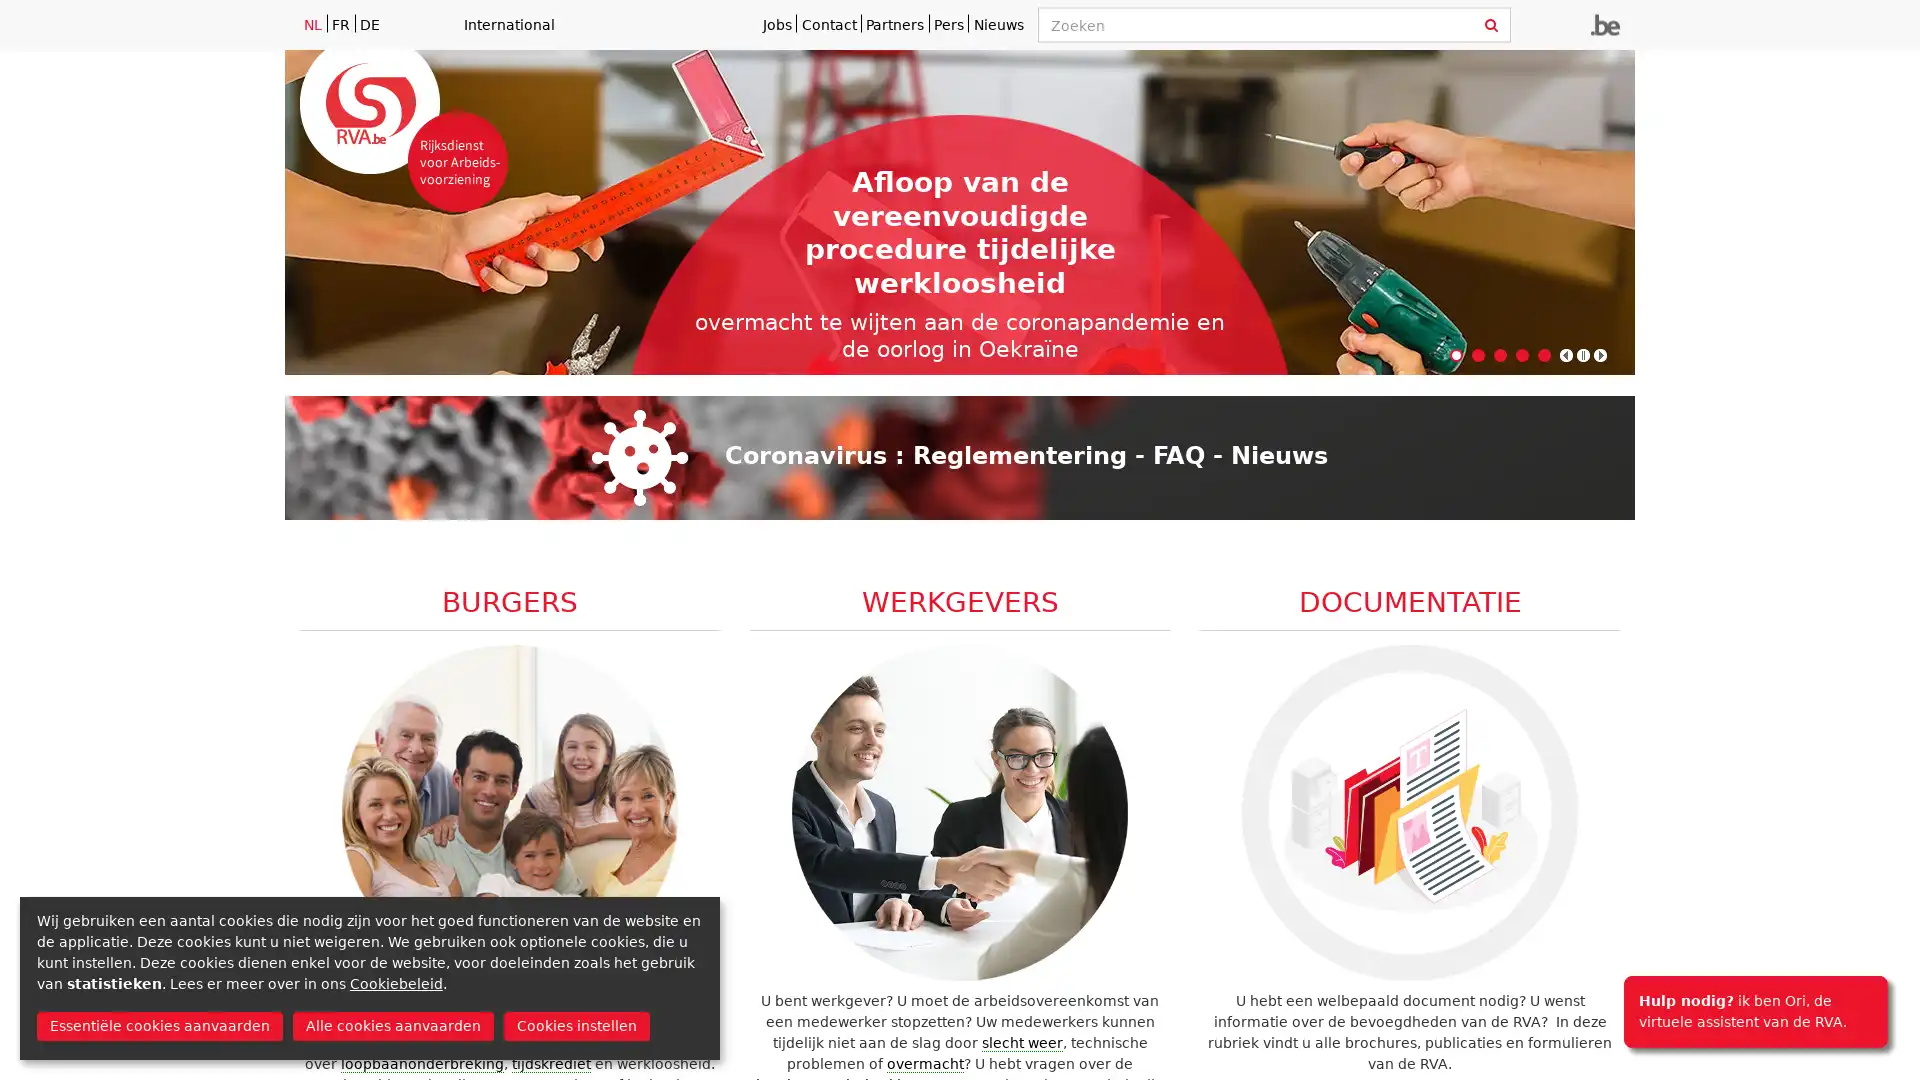 The image size is (1920, 1080). Describe the element at coordinates (1755, 1011) in the screenshot. I see `Hulp nodig? ik ben Ori, de virtuele assistent van de RVA.` at that location.